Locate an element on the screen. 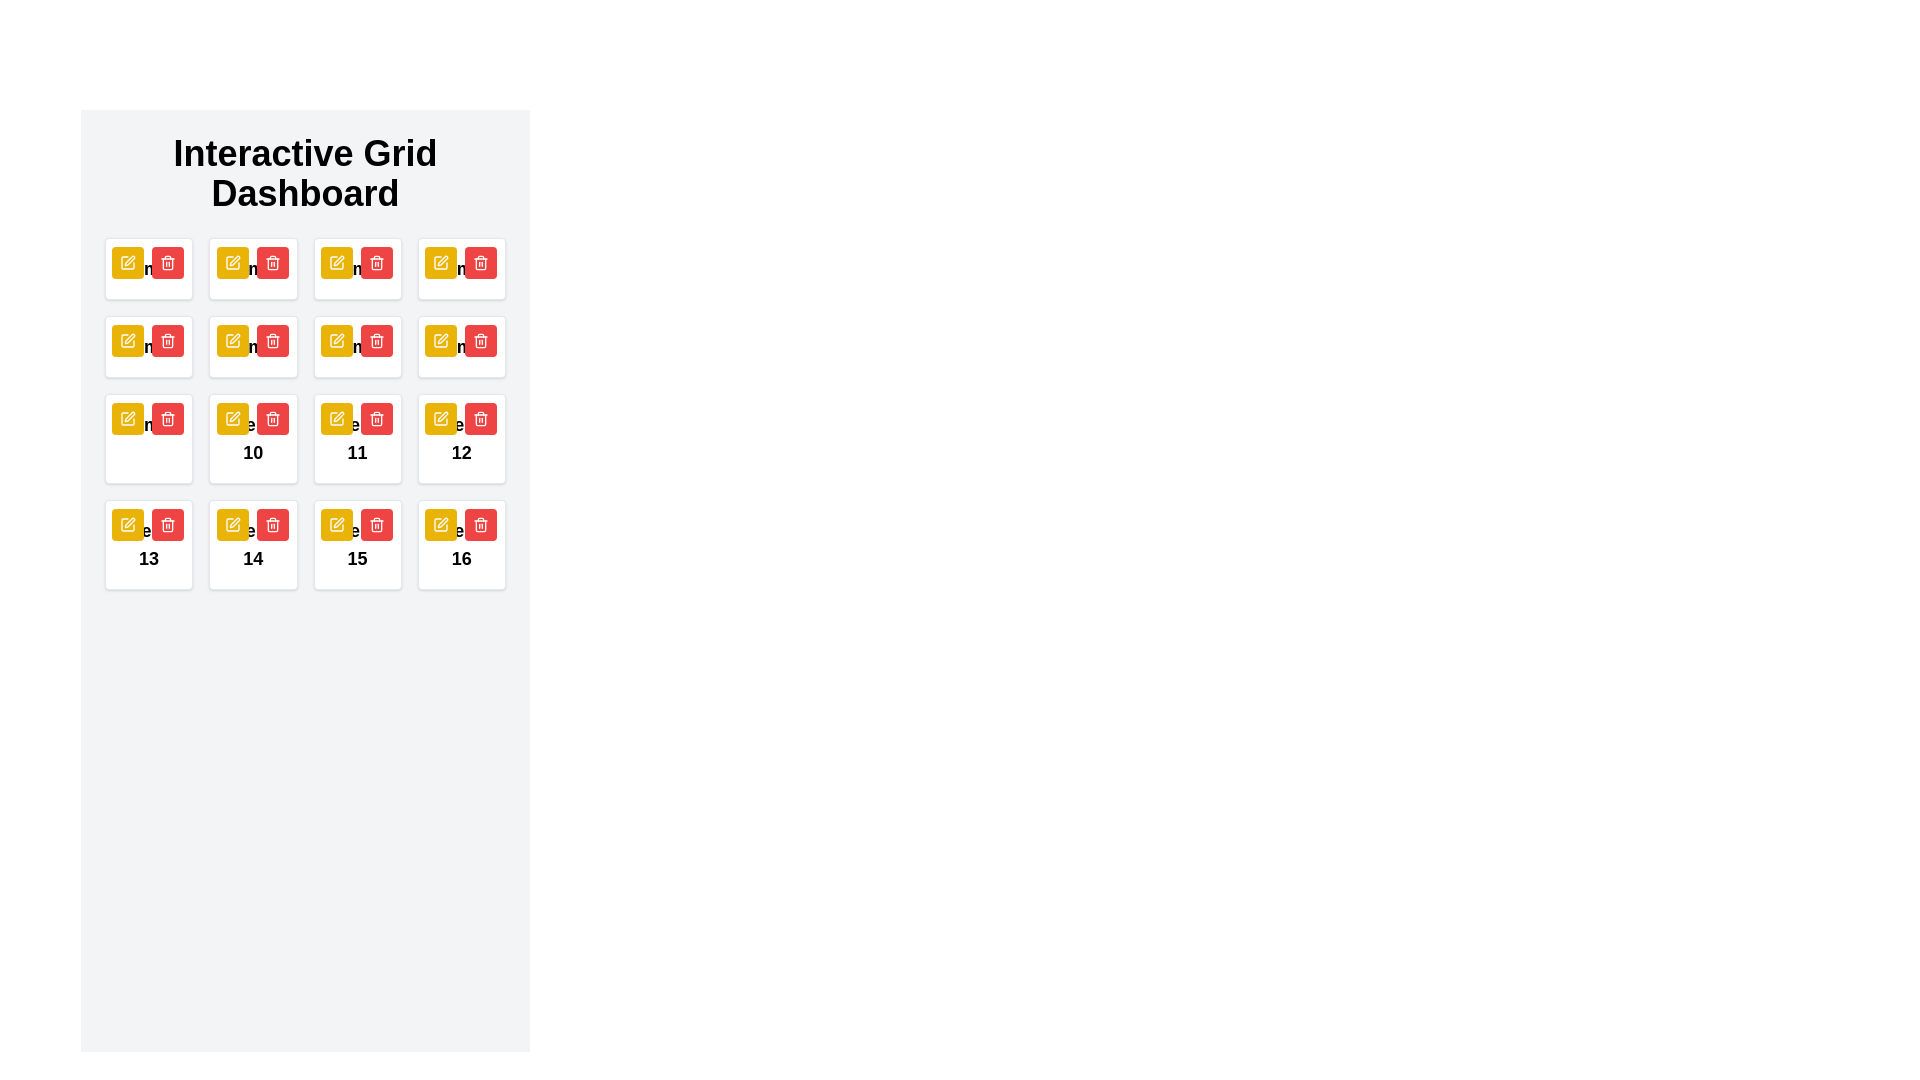 Image resolution: width=1920 pixels, height=1080 pixels. the edit icon located in the small yellow button at the center of the first row, second column of the grid-based interface is located at coordinates (232, 261).